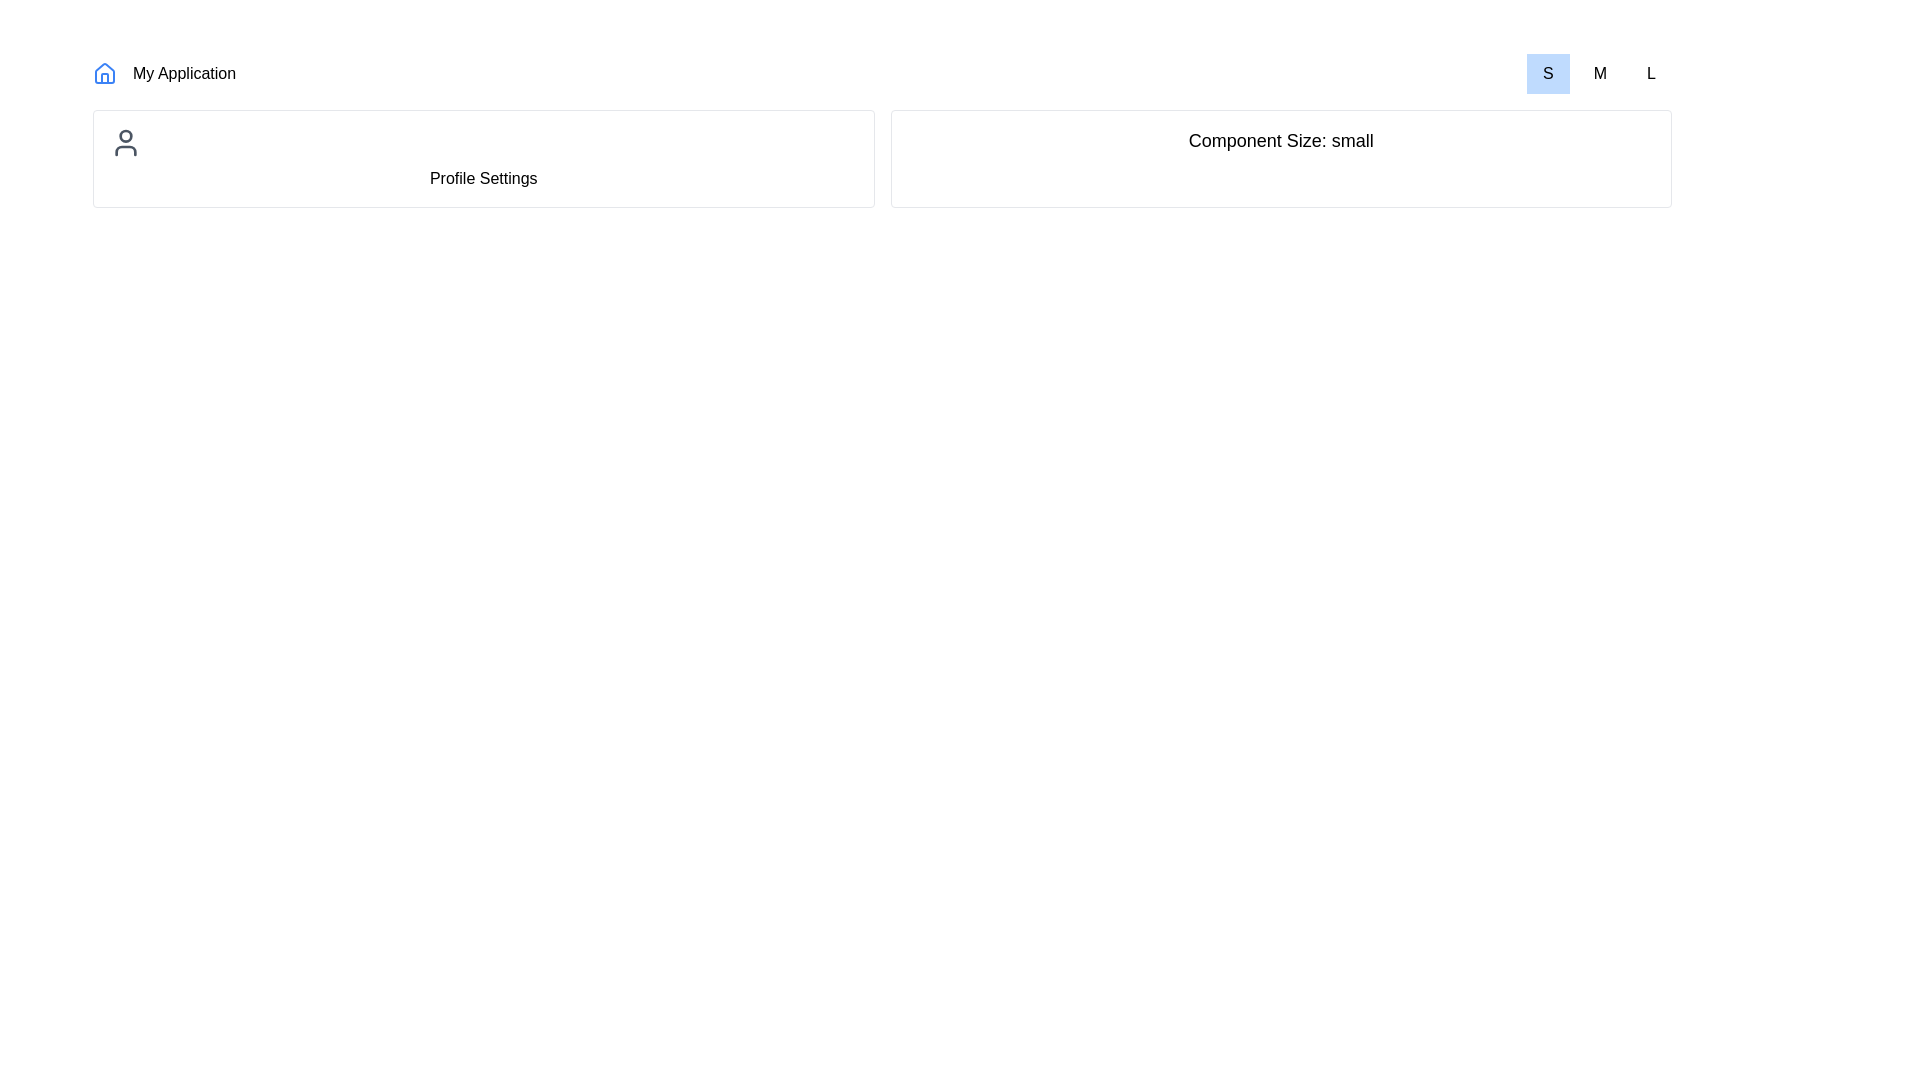  Describe the element at coordinates (1598, 72) in the screenshot. I see `the medium size button located in the upper-right of the layout, which is positioned between the small ('S') and large ('L') buttons` at that location.